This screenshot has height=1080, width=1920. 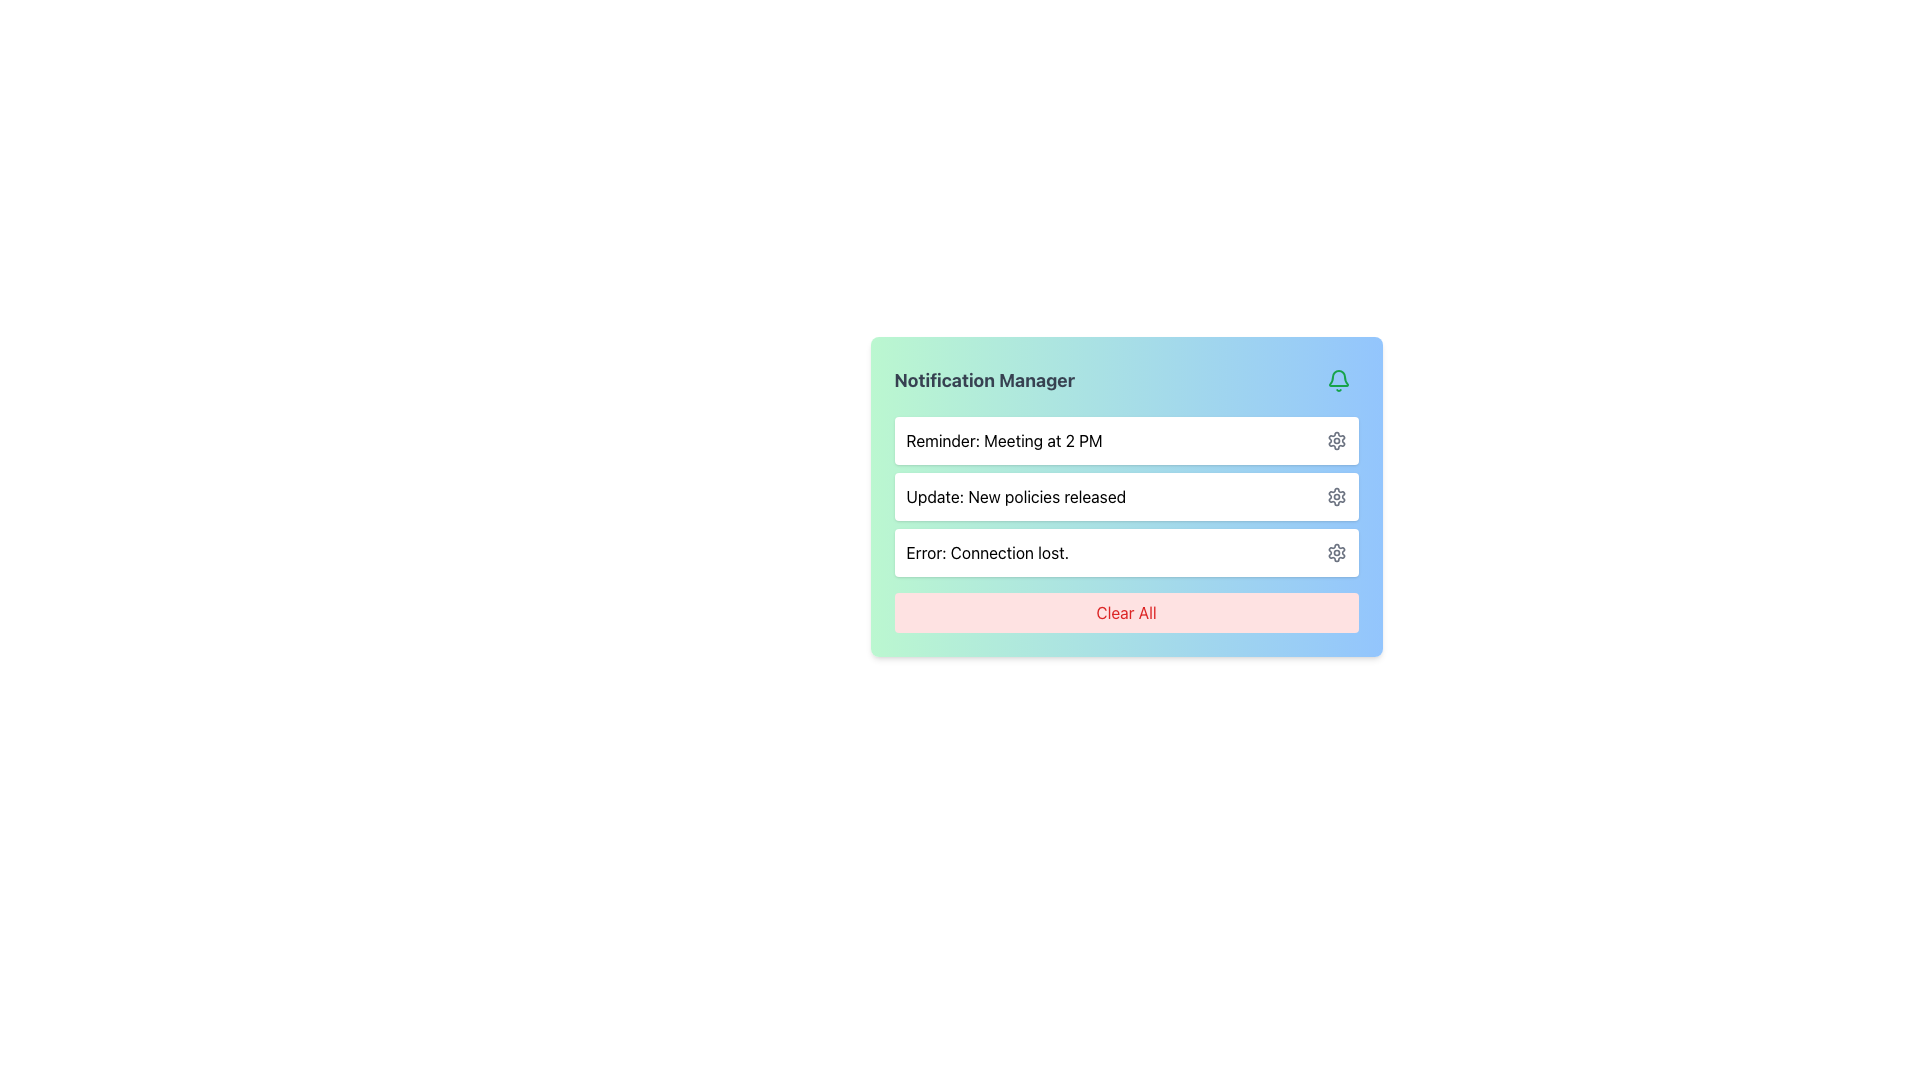 I want to click on the settings icon button located next to the text 'Error: Connection lost.' in the notification box, so click(x=1336, y=552).